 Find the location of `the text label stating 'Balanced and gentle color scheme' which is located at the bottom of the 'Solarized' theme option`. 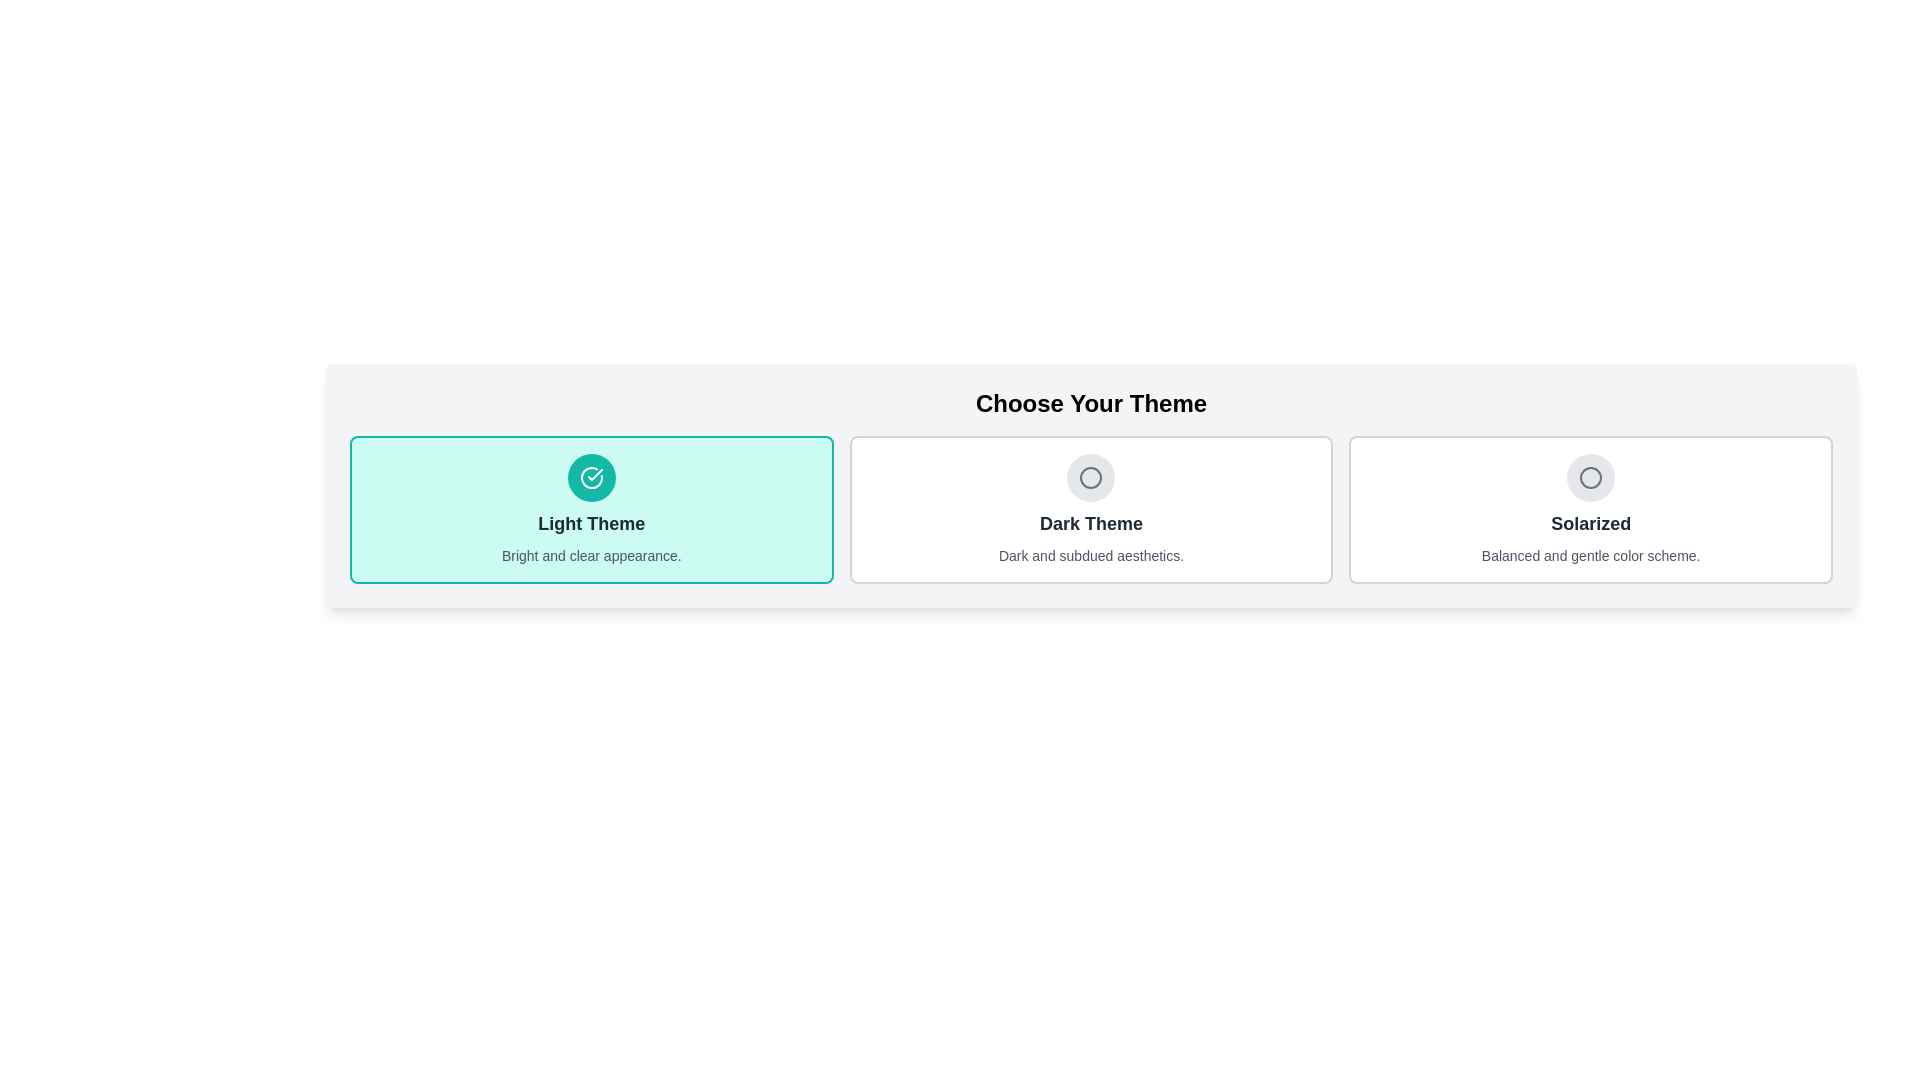

the text label stating 'Balanced and gentle color scheme' which is located at the bottom of the 'Solarized' theme option is located at coordinates (1590, 555).